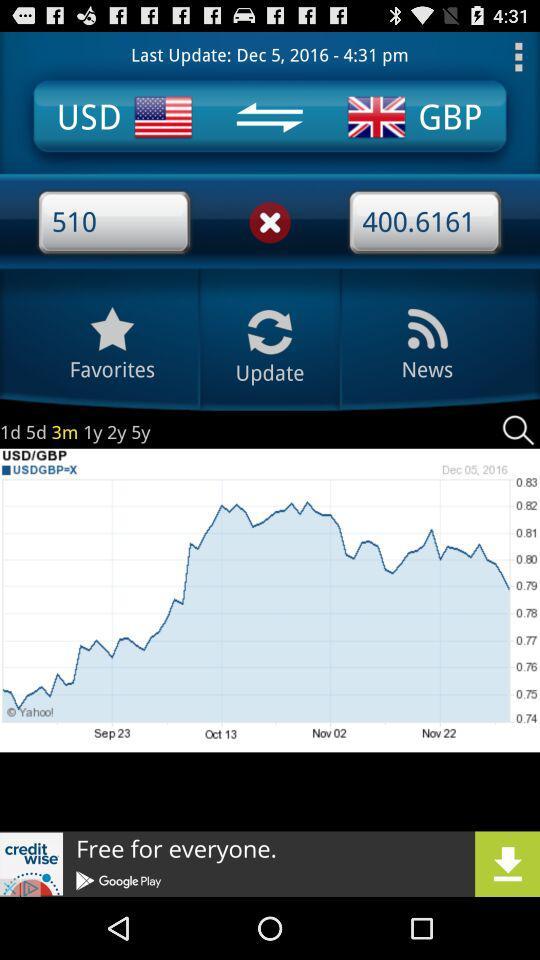 The image size is (540, 960). What do you see at coordinates (270, 237) in the screenshot?
I see `the close icon` at bounding box center [270, 237].